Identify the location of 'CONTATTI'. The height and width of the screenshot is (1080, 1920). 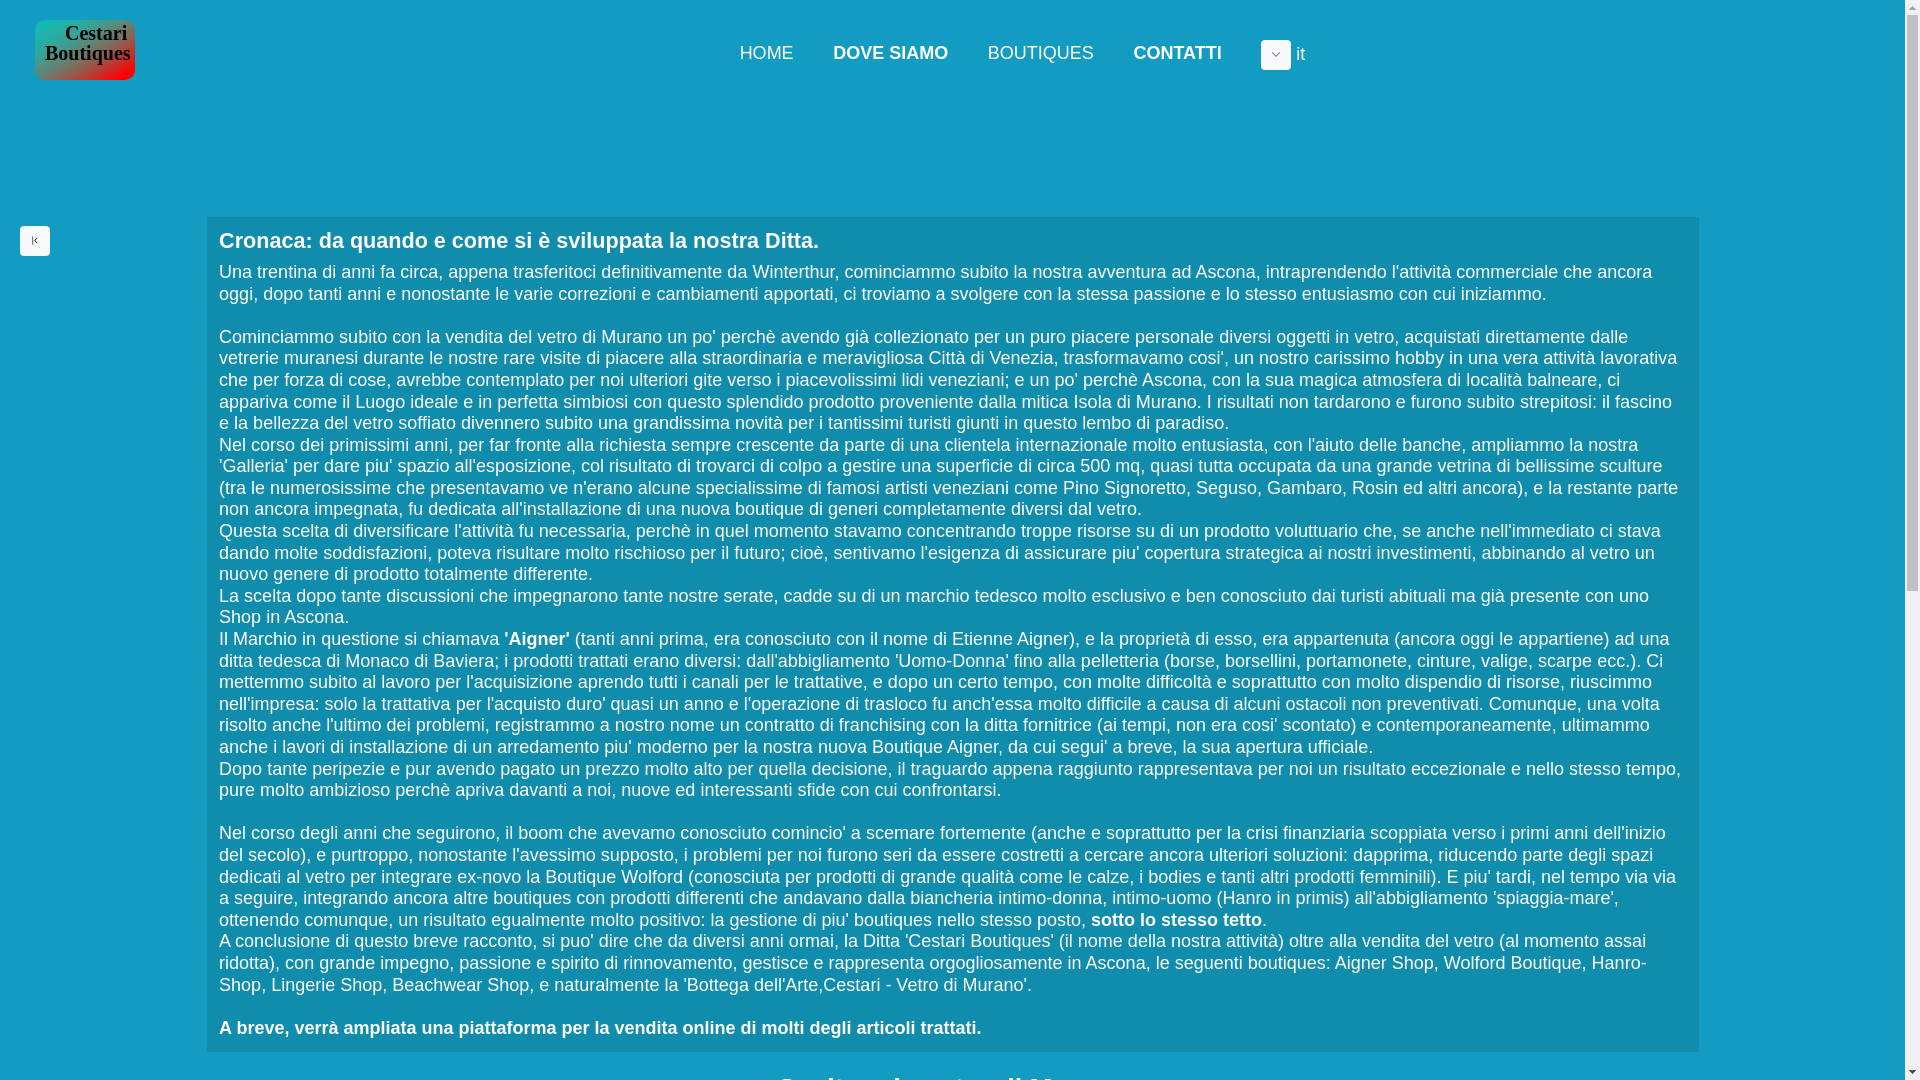
(1112, 52).